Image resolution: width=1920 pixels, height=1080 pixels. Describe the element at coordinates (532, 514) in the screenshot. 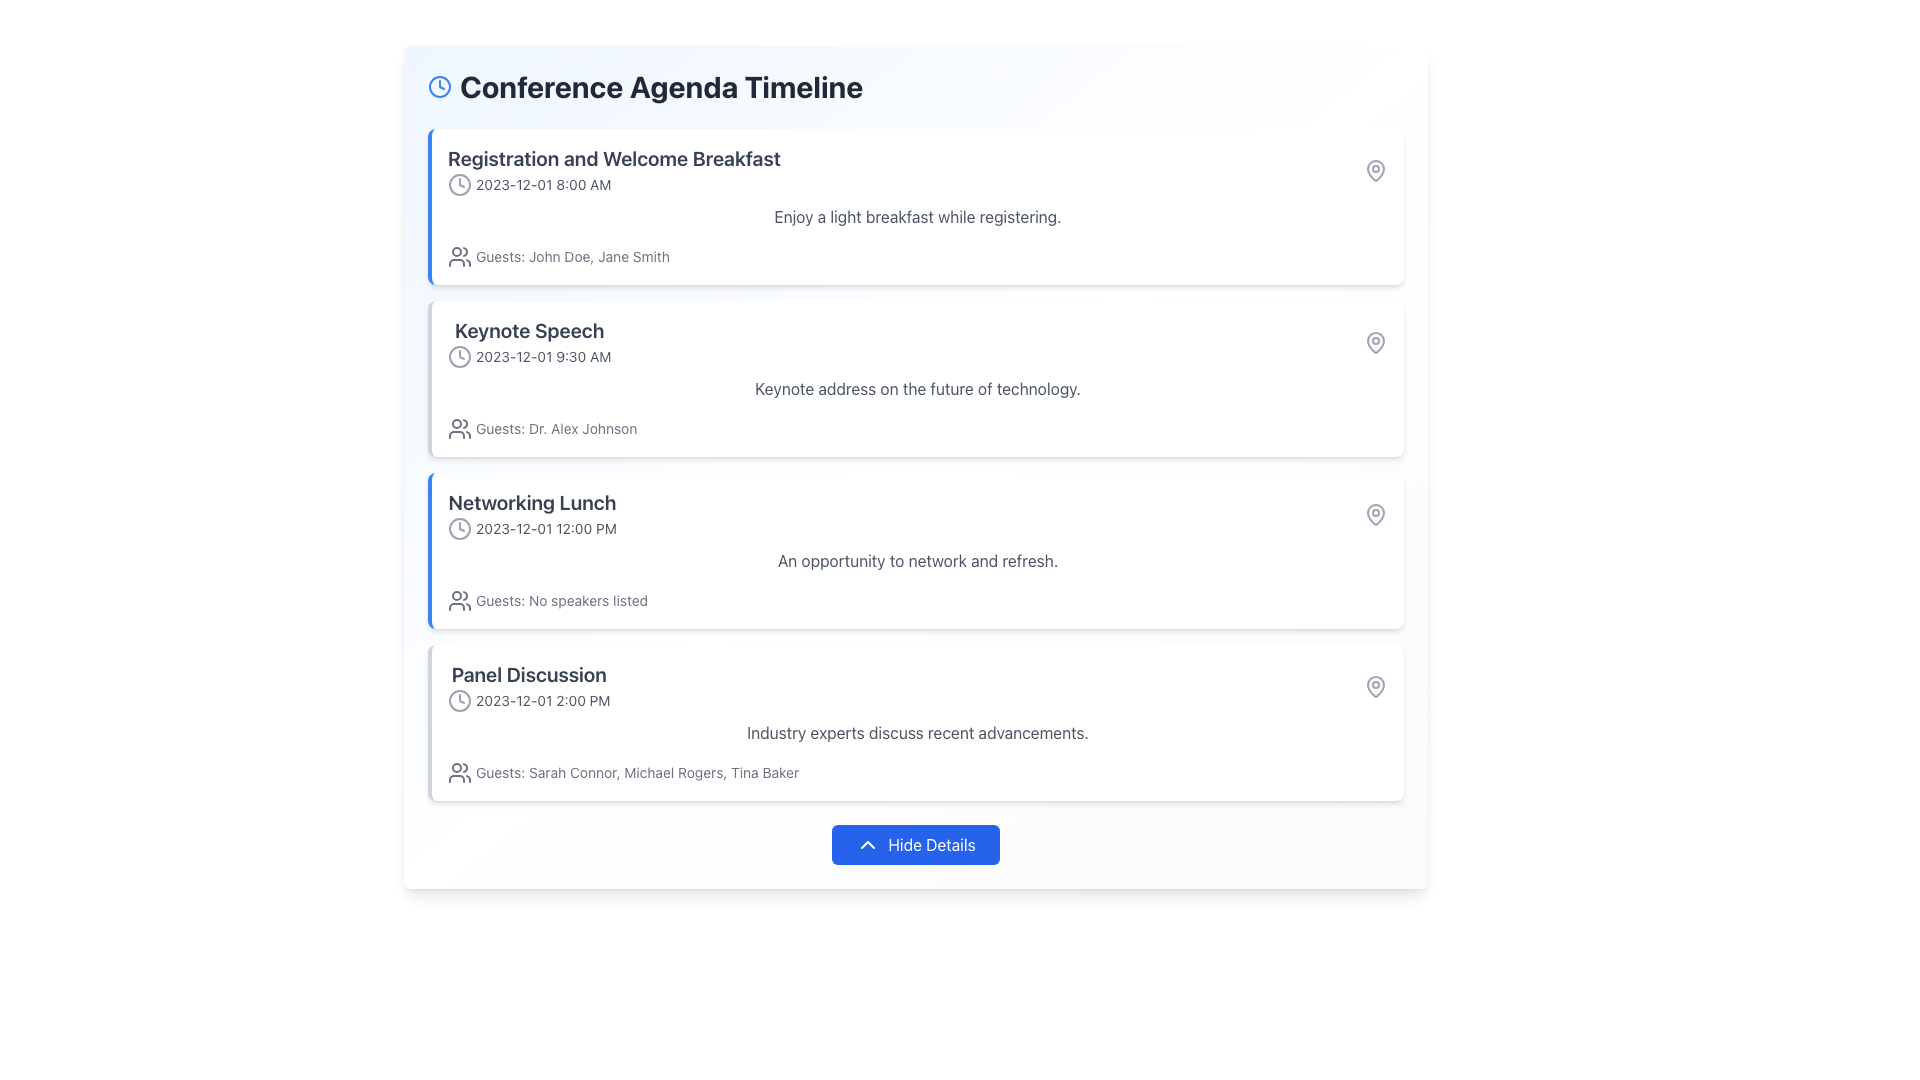

I see `the 'Networking Lunch' text element with the associated clock icon, which is the third item in the agenda timeline section` at that location.